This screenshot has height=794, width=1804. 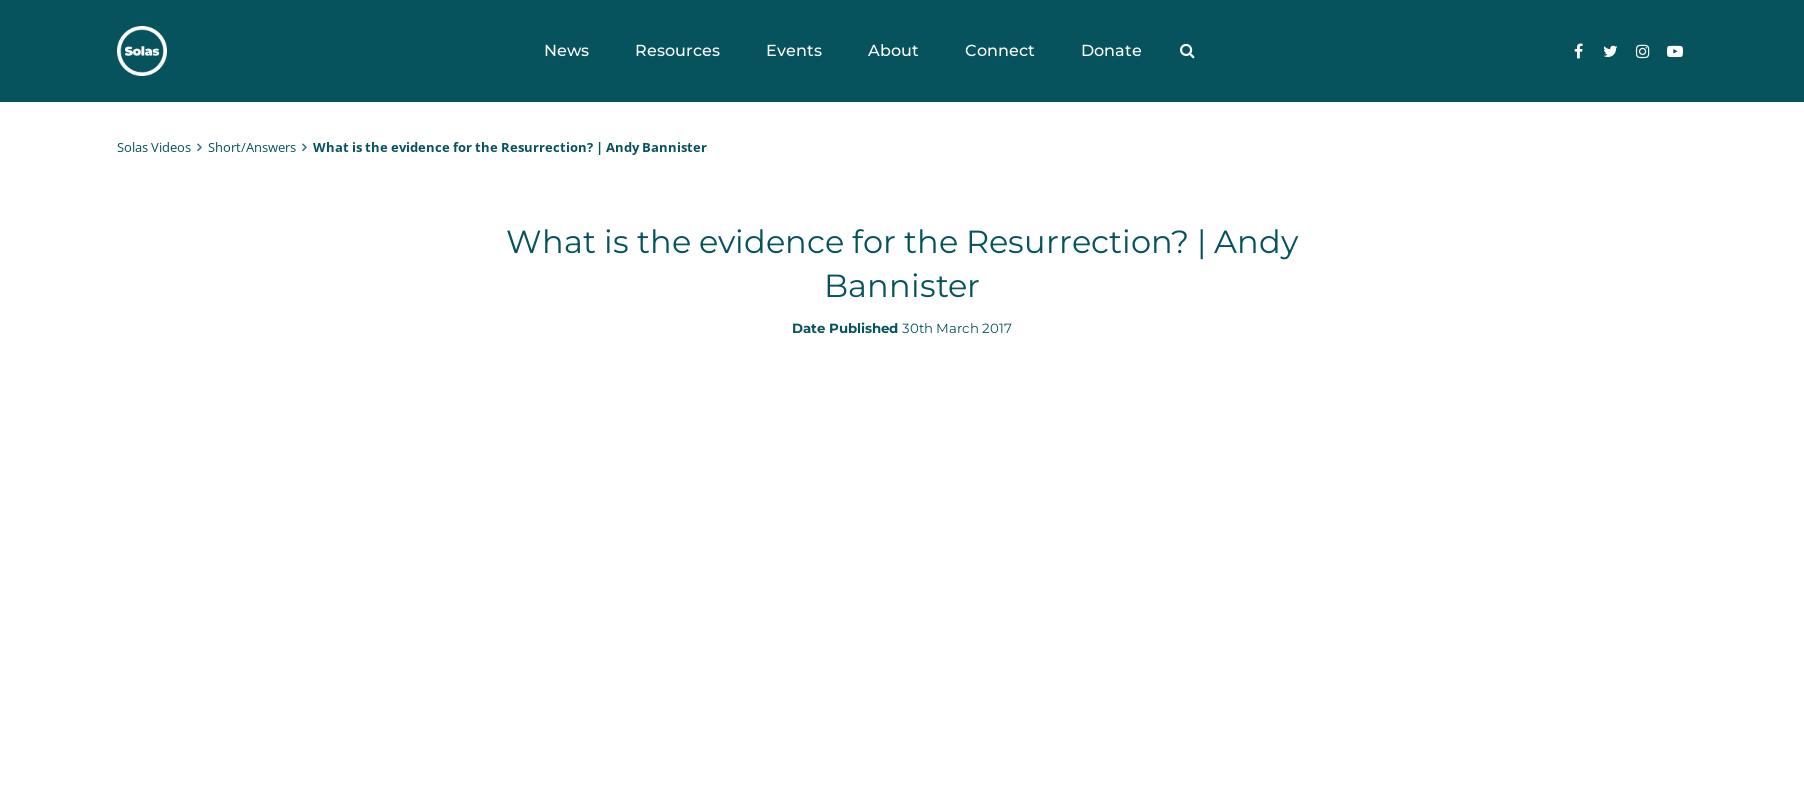 I want to click on 'Solas Videos', so click(x=153, y=146).